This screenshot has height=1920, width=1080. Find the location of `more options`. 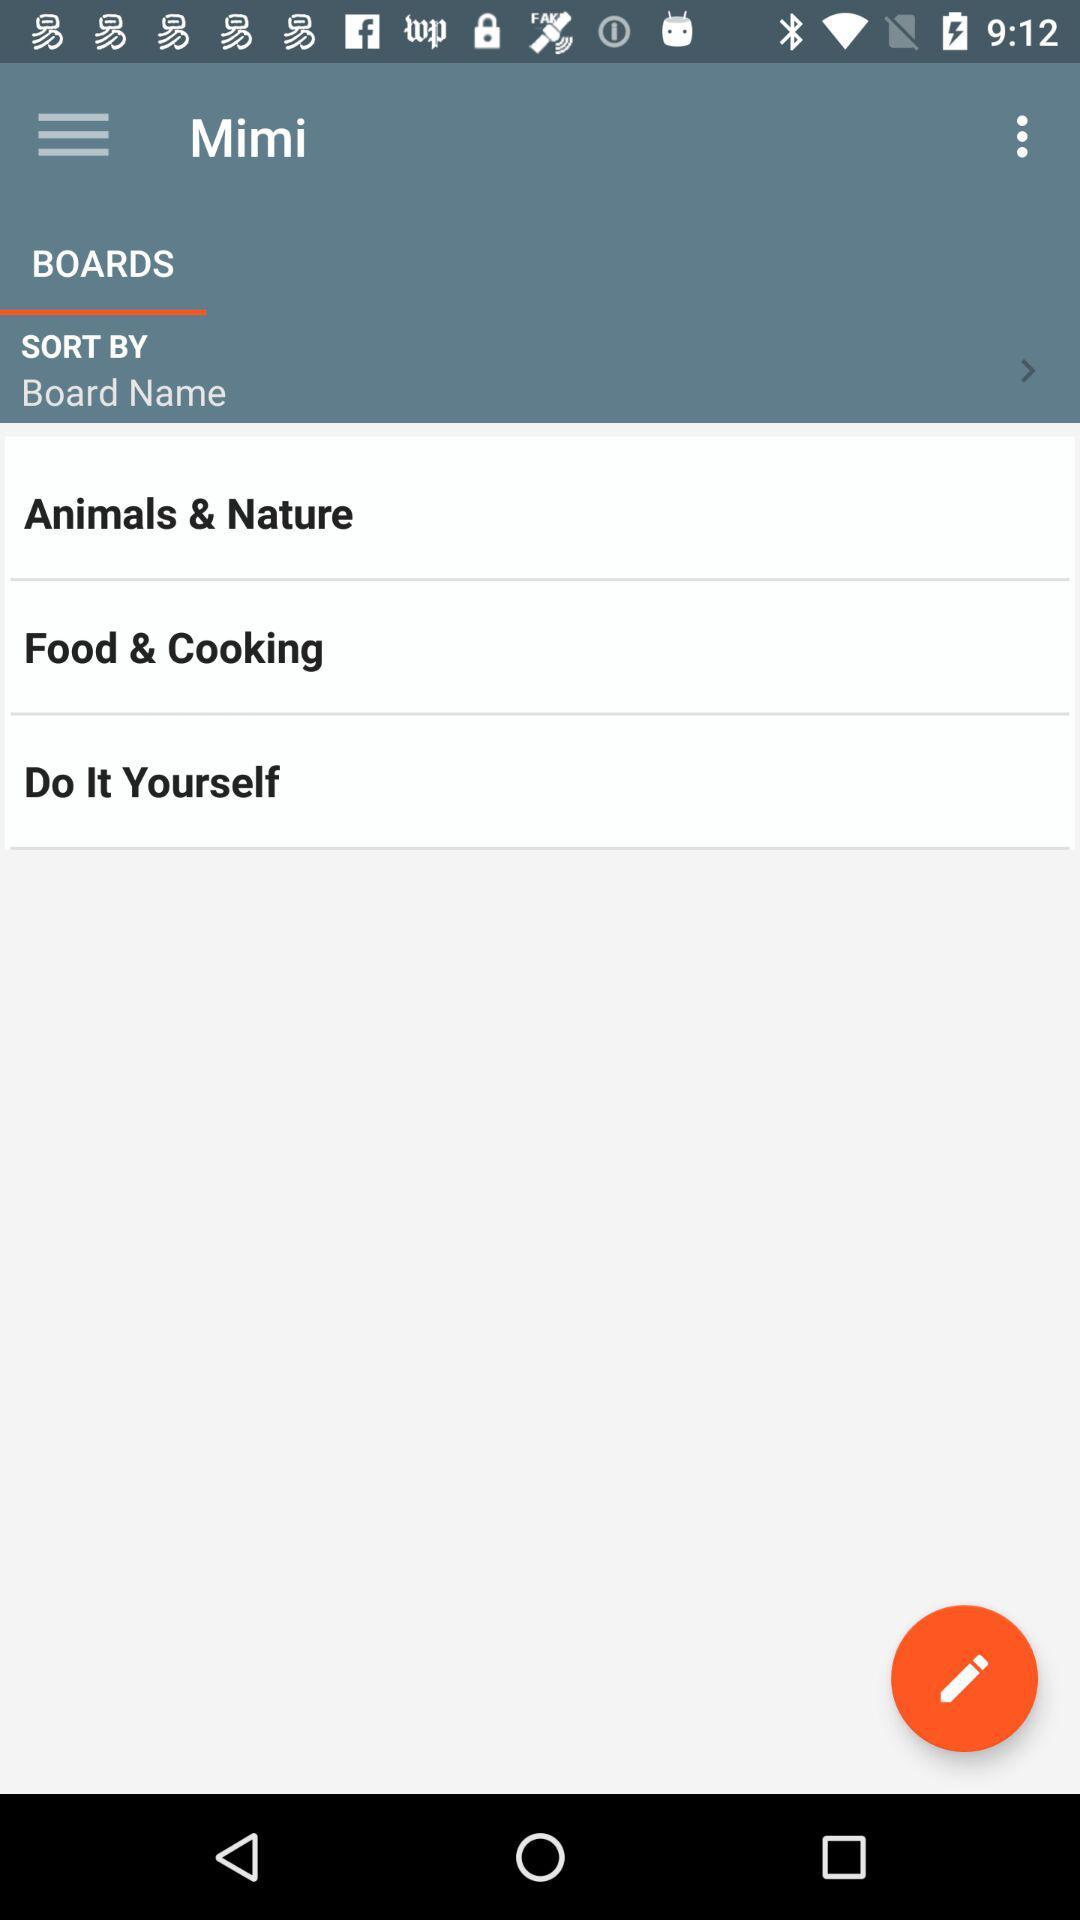

more options is located at coordinates (72, 135).